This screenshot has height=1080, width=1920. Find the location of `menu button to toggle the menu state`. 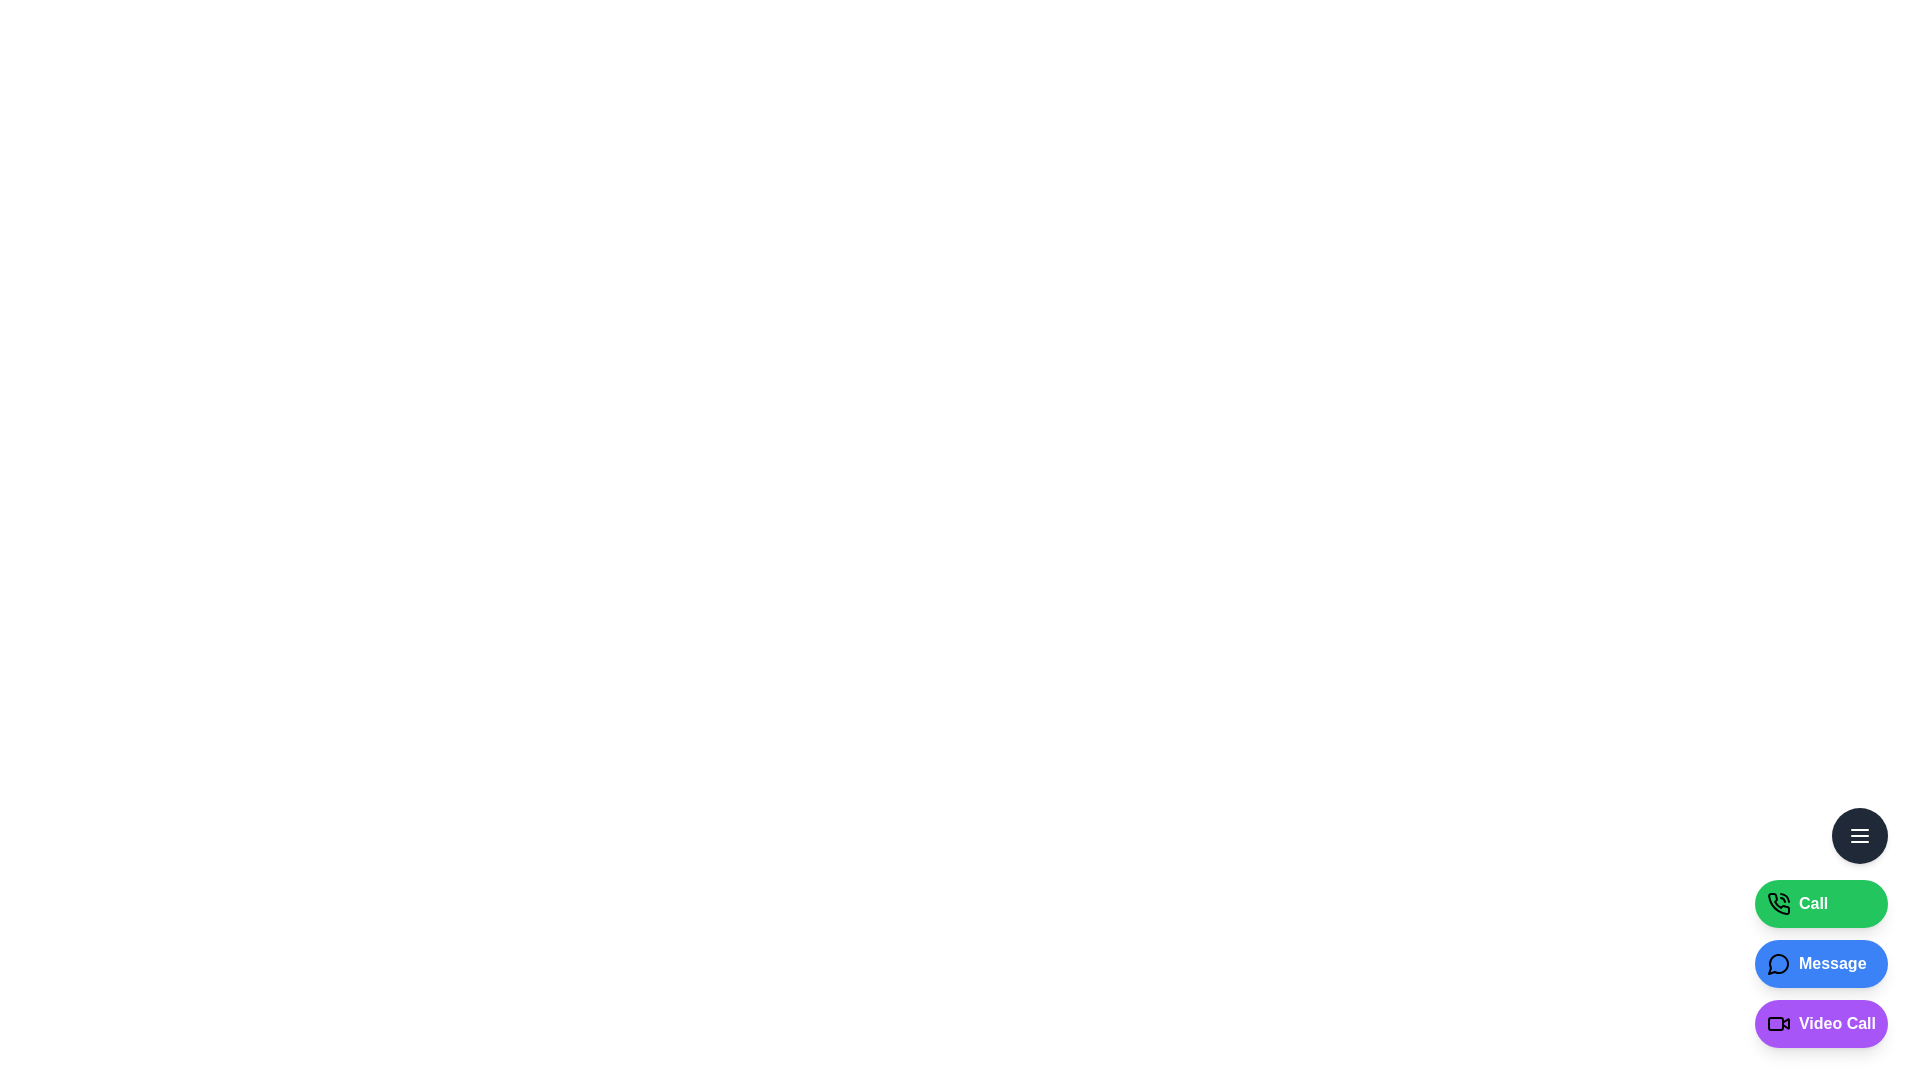

menu button to toggle the menu state is located at coordinates (1859, 836).